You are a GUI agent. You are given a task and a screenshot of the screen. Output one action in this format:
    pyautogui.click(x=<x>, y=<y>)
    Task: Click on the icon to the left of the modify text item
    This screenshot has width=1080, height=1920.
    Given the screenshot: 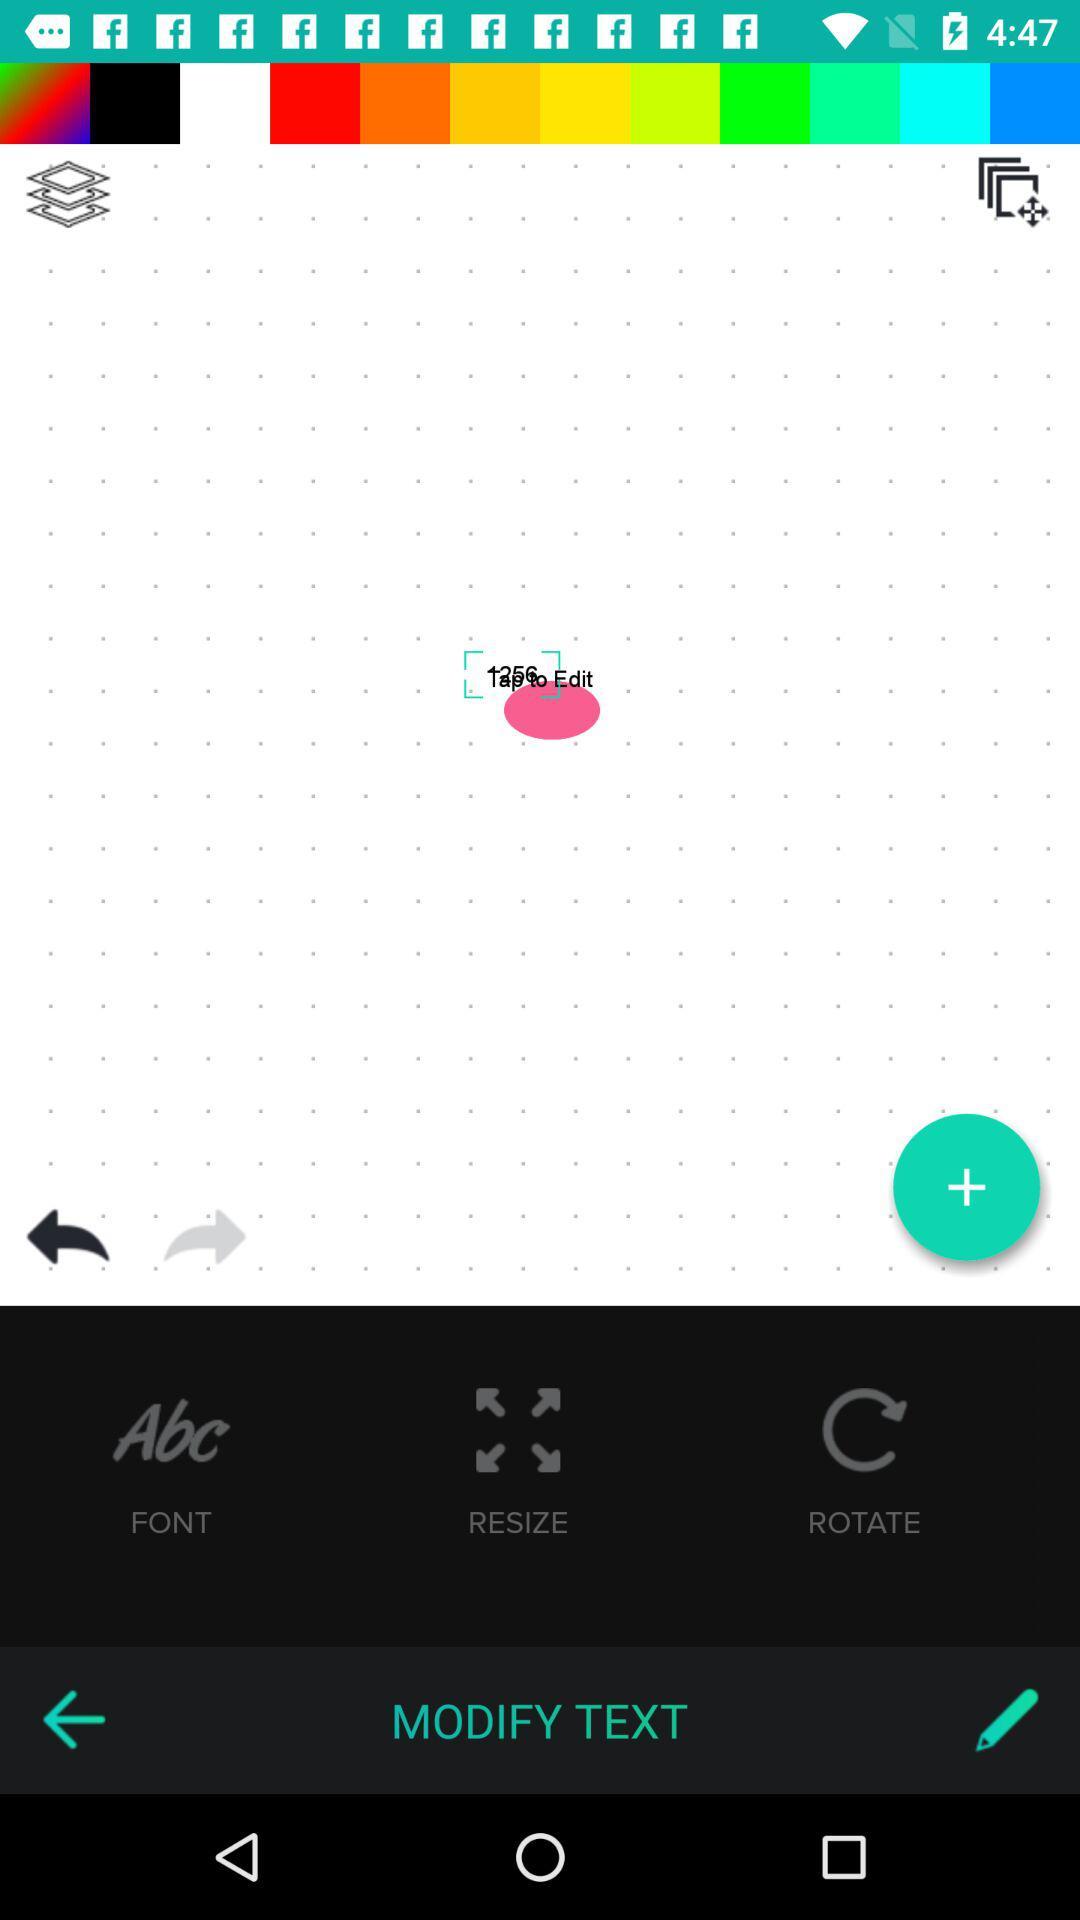 What is the action you would take?
    pyautogui.click(x=72, y=1719)
    